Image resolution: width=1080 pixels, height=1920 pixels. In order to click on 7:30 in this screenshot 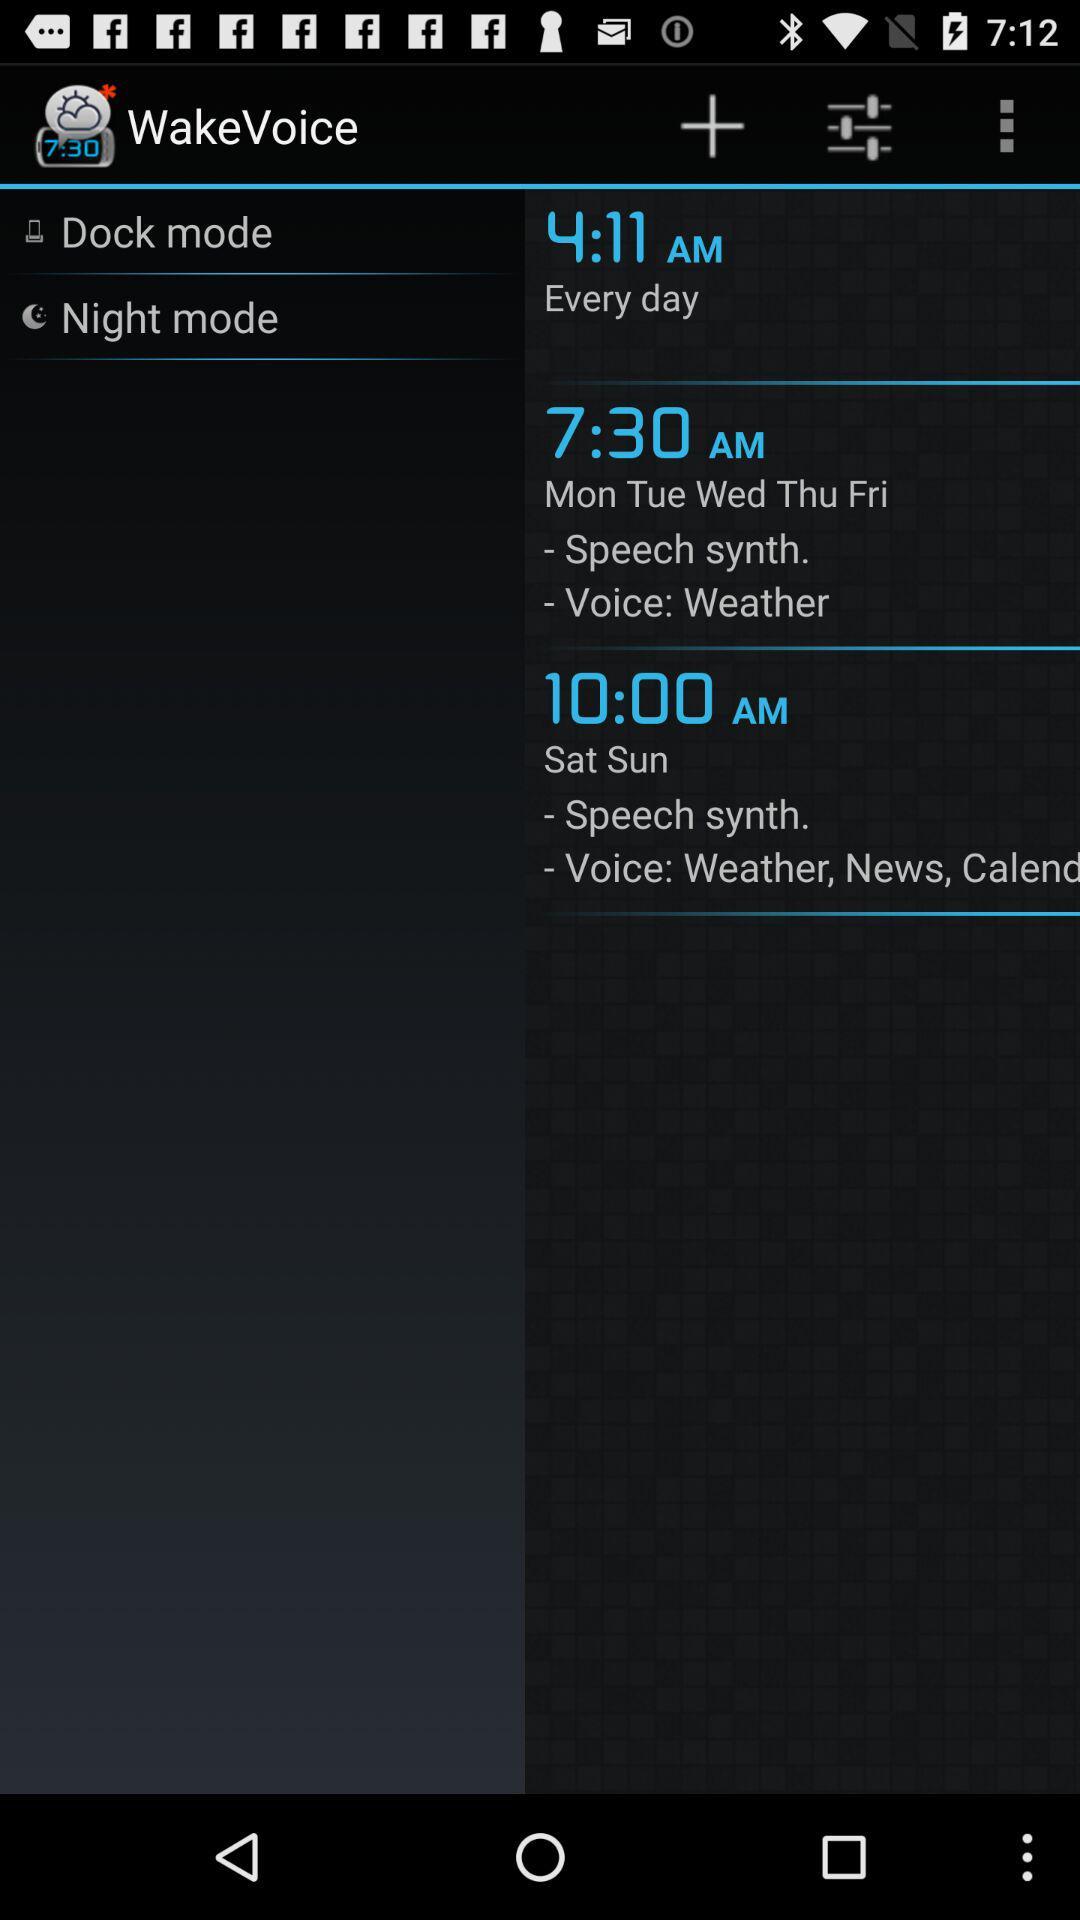, I will do `click(625, 427)`.